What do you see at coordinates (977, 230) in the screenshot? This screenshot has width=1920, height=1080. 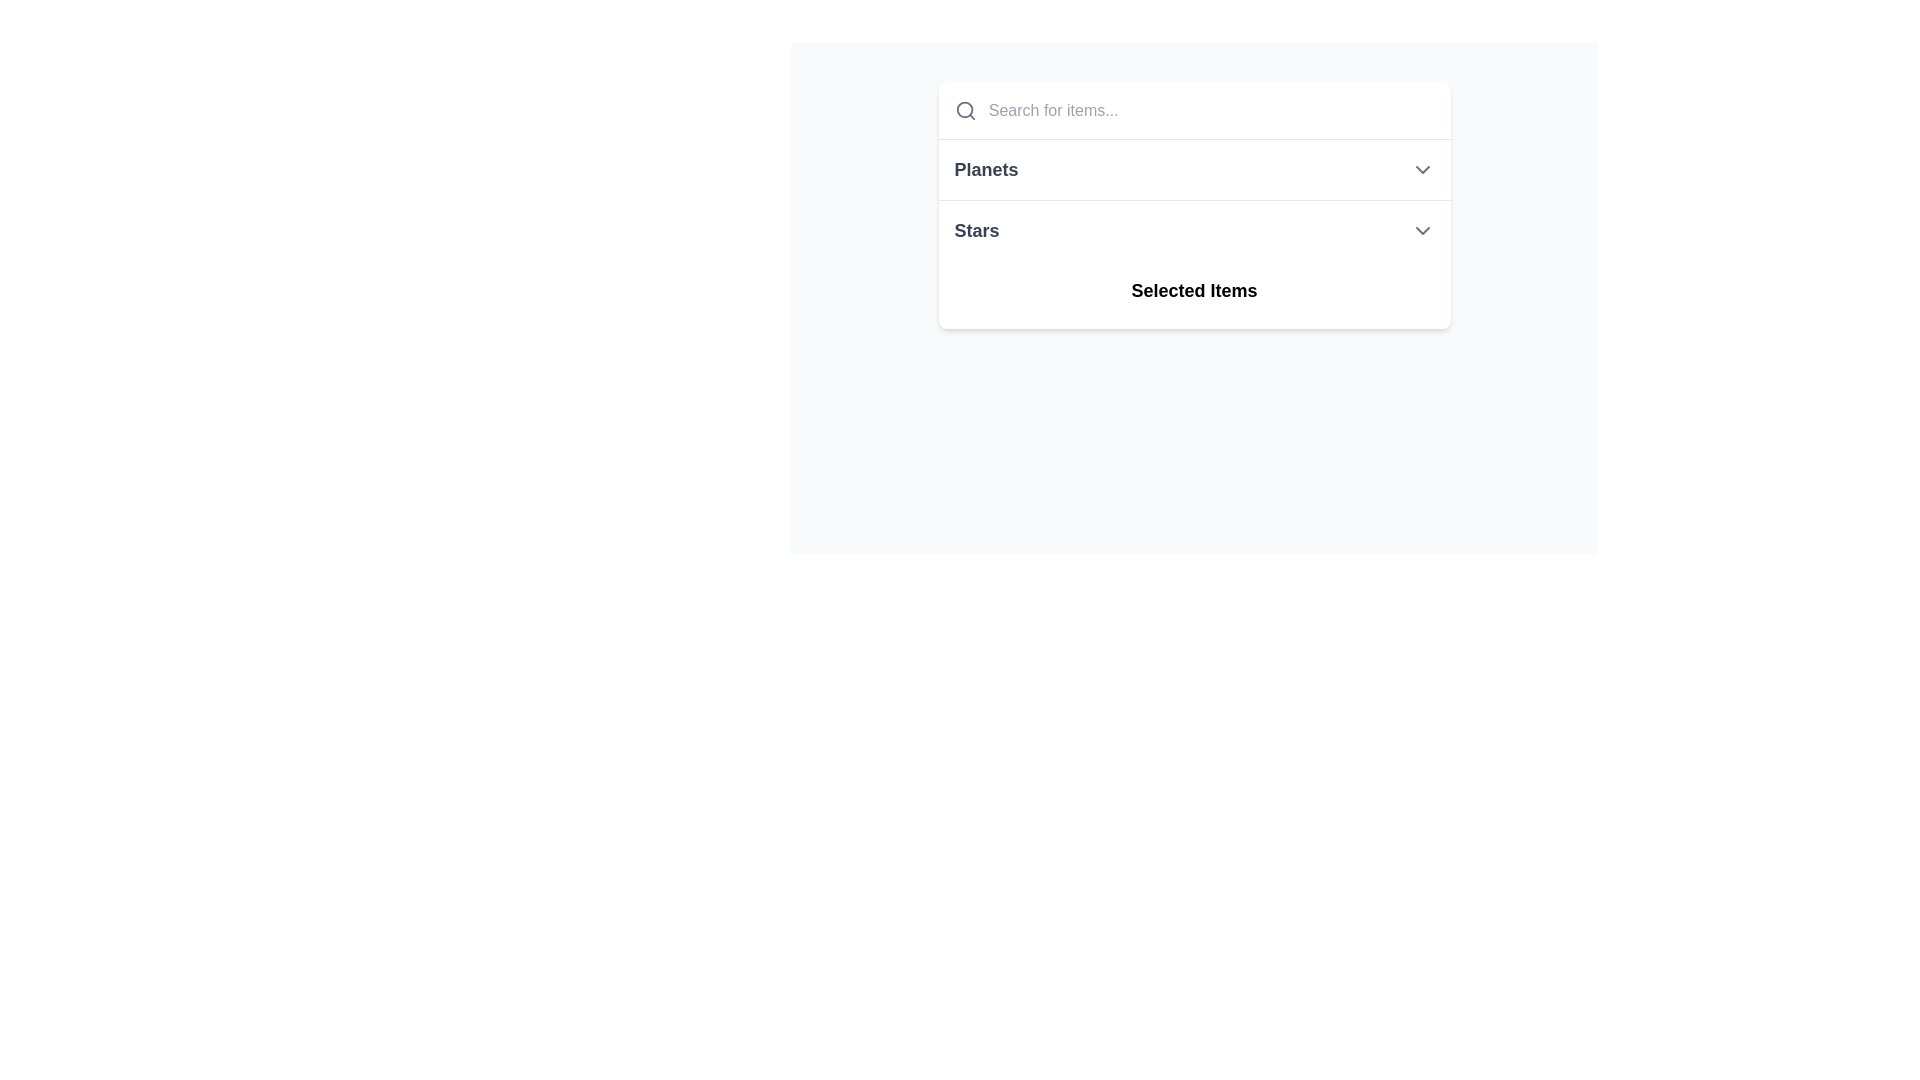 I see `text label that serves as the header for the dropdown or list item related to 'Stars', located at the center of the bounding box` at bounding box center [977, 230].